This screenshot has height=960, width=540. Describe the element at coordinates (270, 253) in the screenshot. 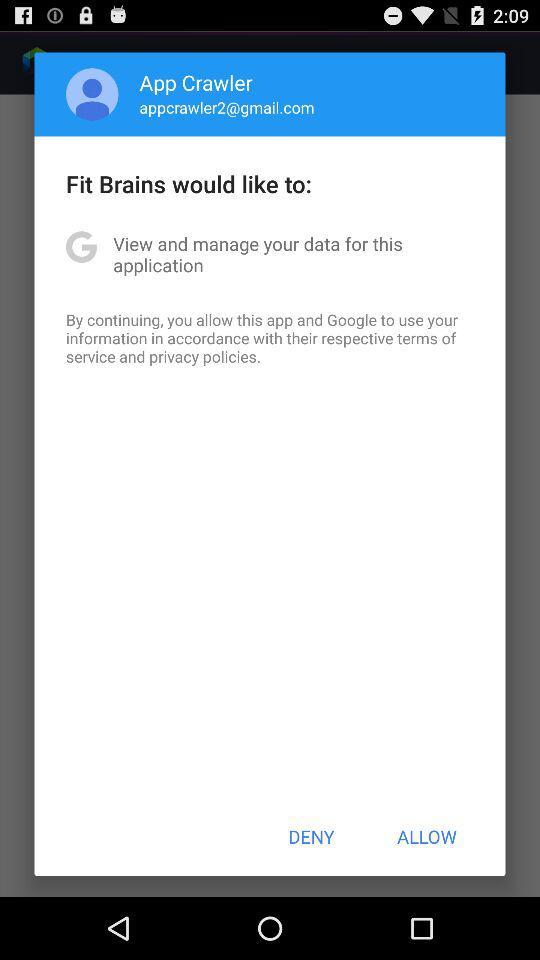

I see `item below fit brains would` at that location.